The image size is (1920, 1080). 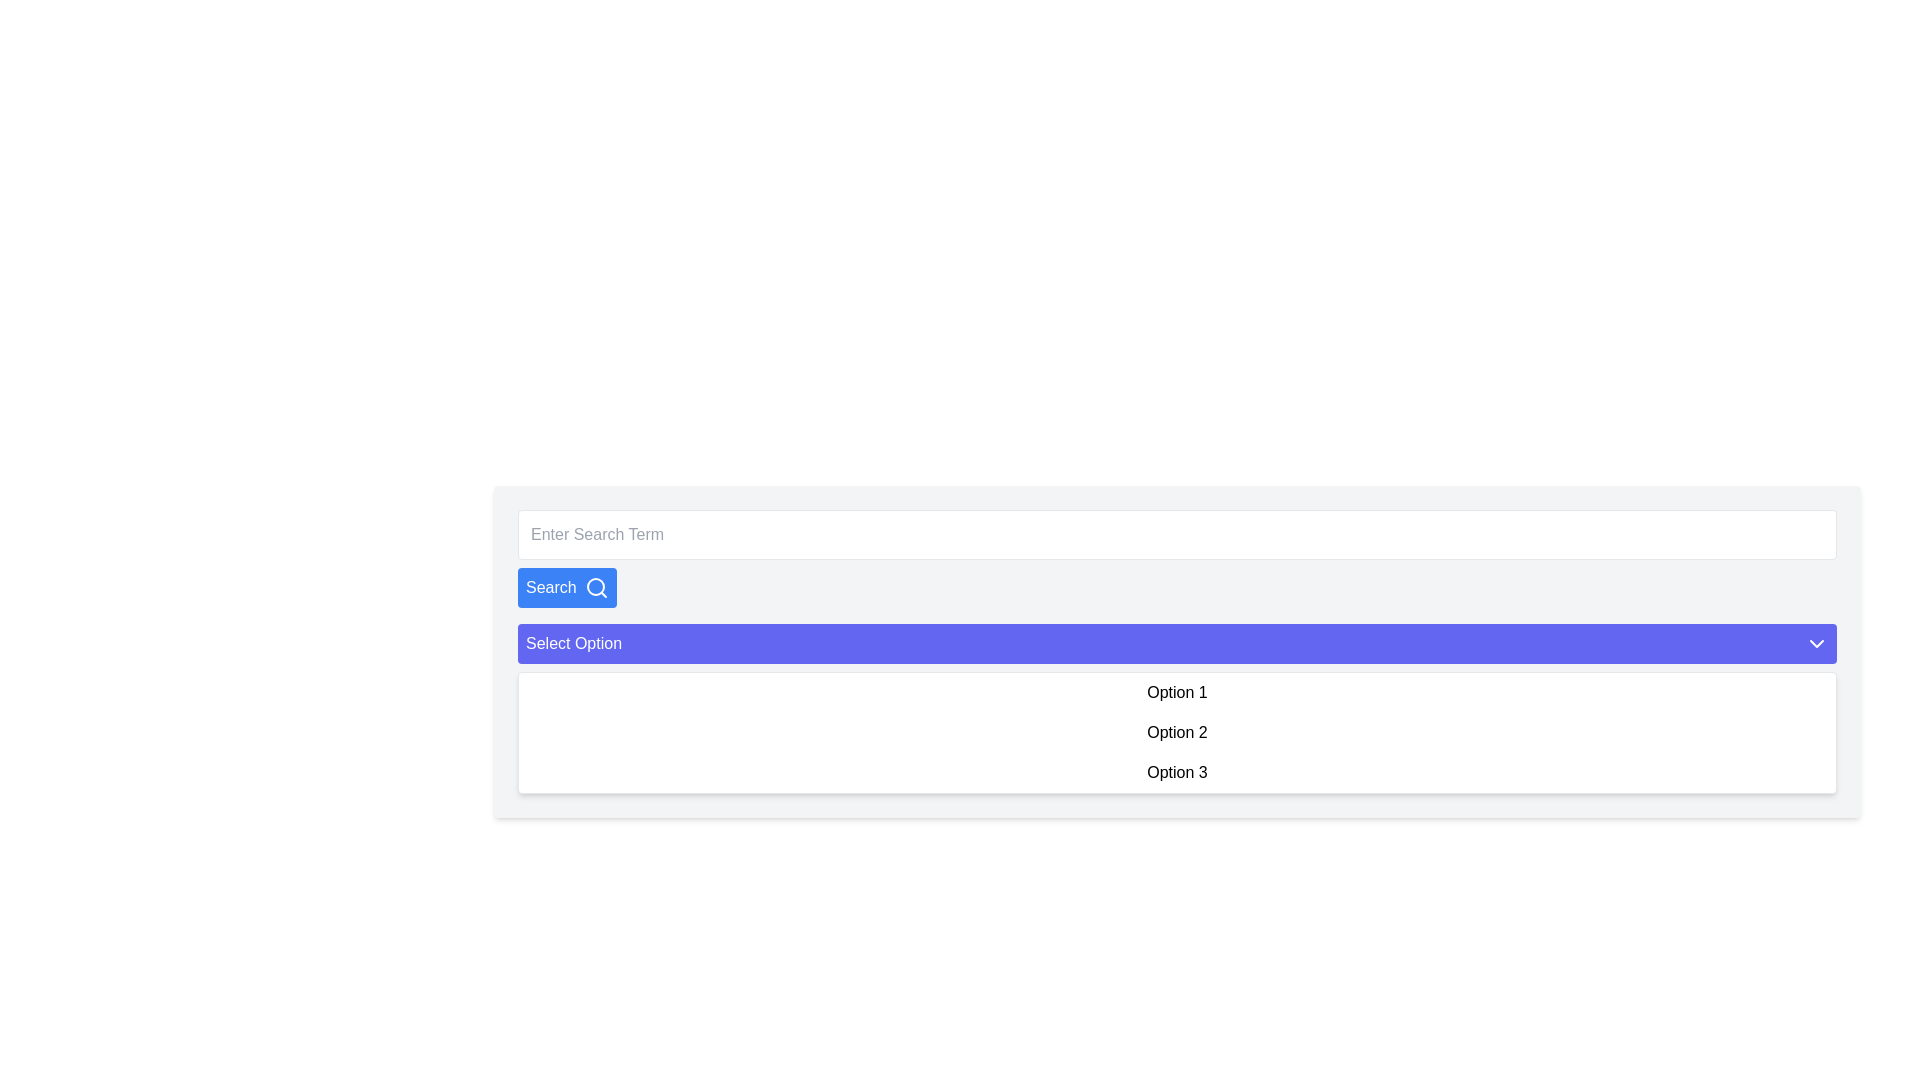 I want to click on the search icon represented as a magnifying glass located within the blue 'Search' button, so click(x=595, y=586).